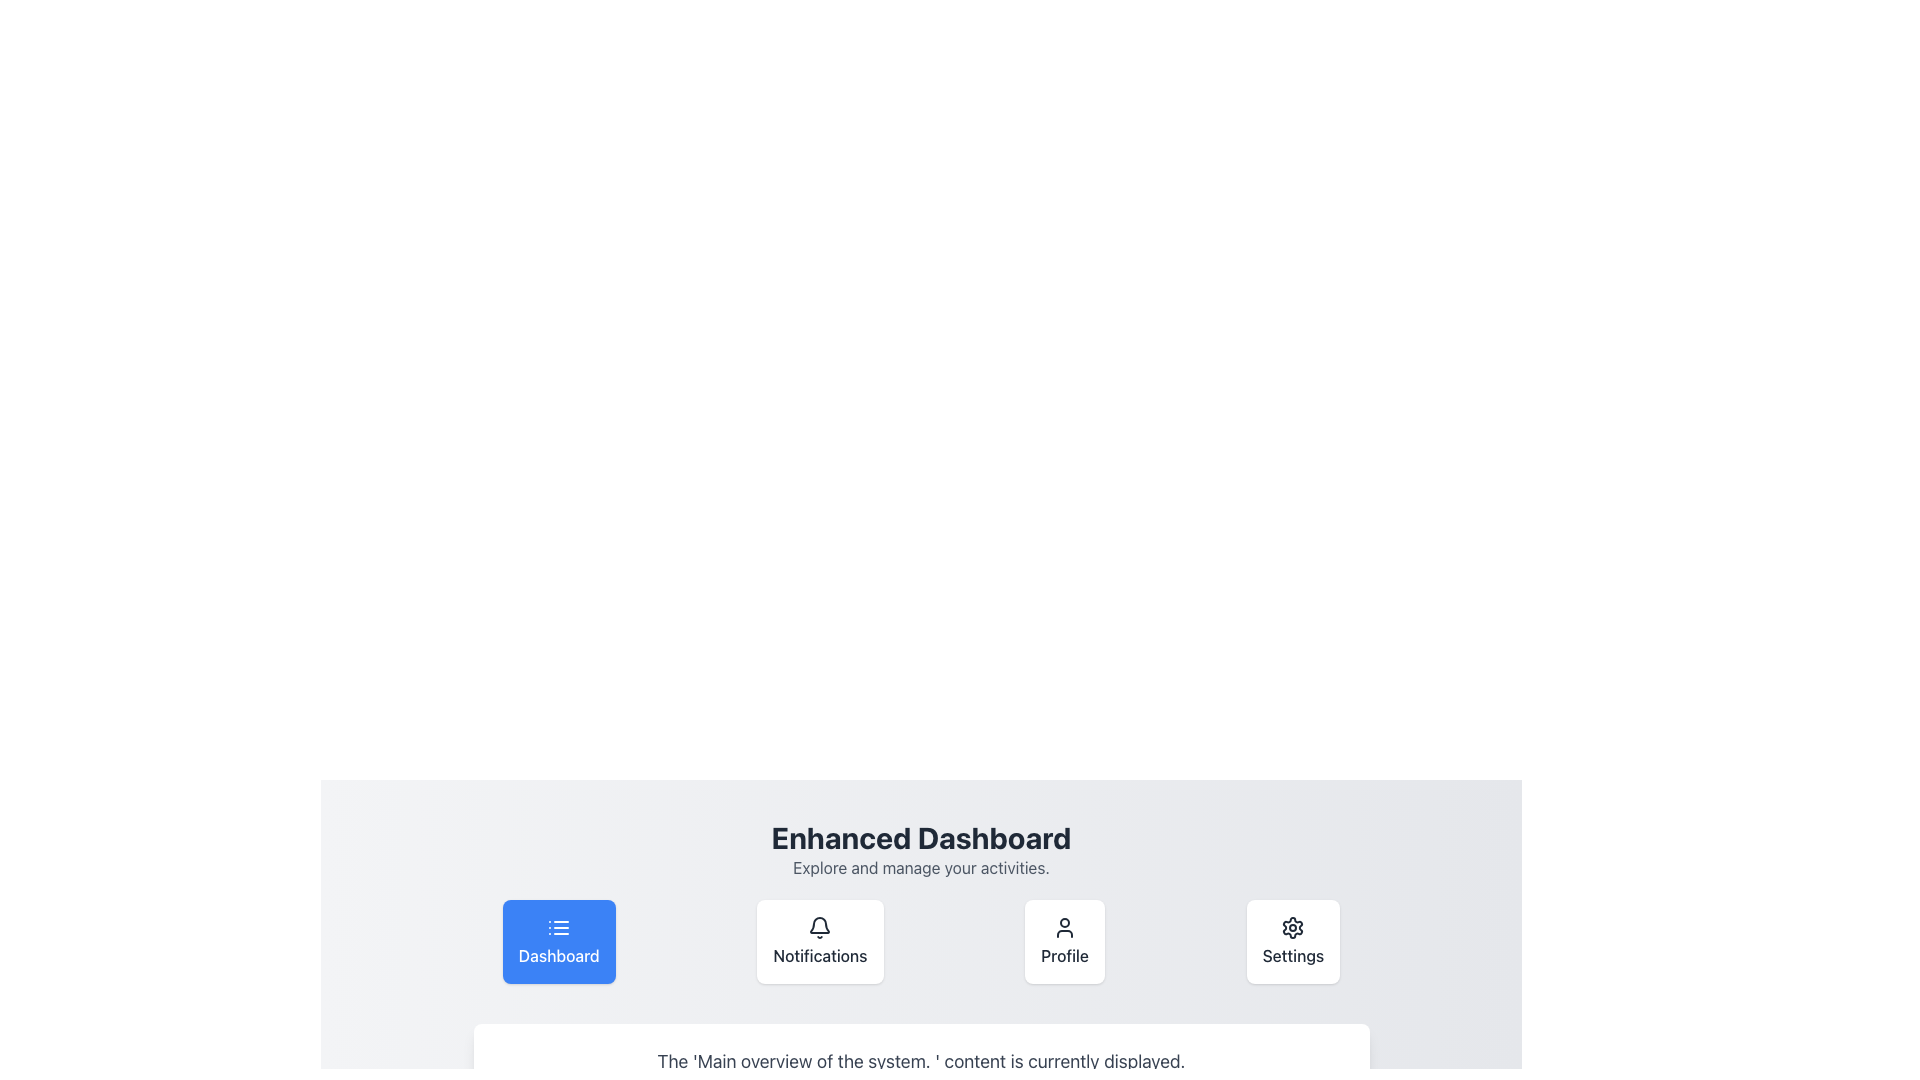 The width and height of the screenshot is (1920, 1080). Describe the element at coordinates (920, 837) in the screenshot. I see `the static header element that introduces the dashboard section, positioned above the text 'Explore and manage your activities.'` at that location.